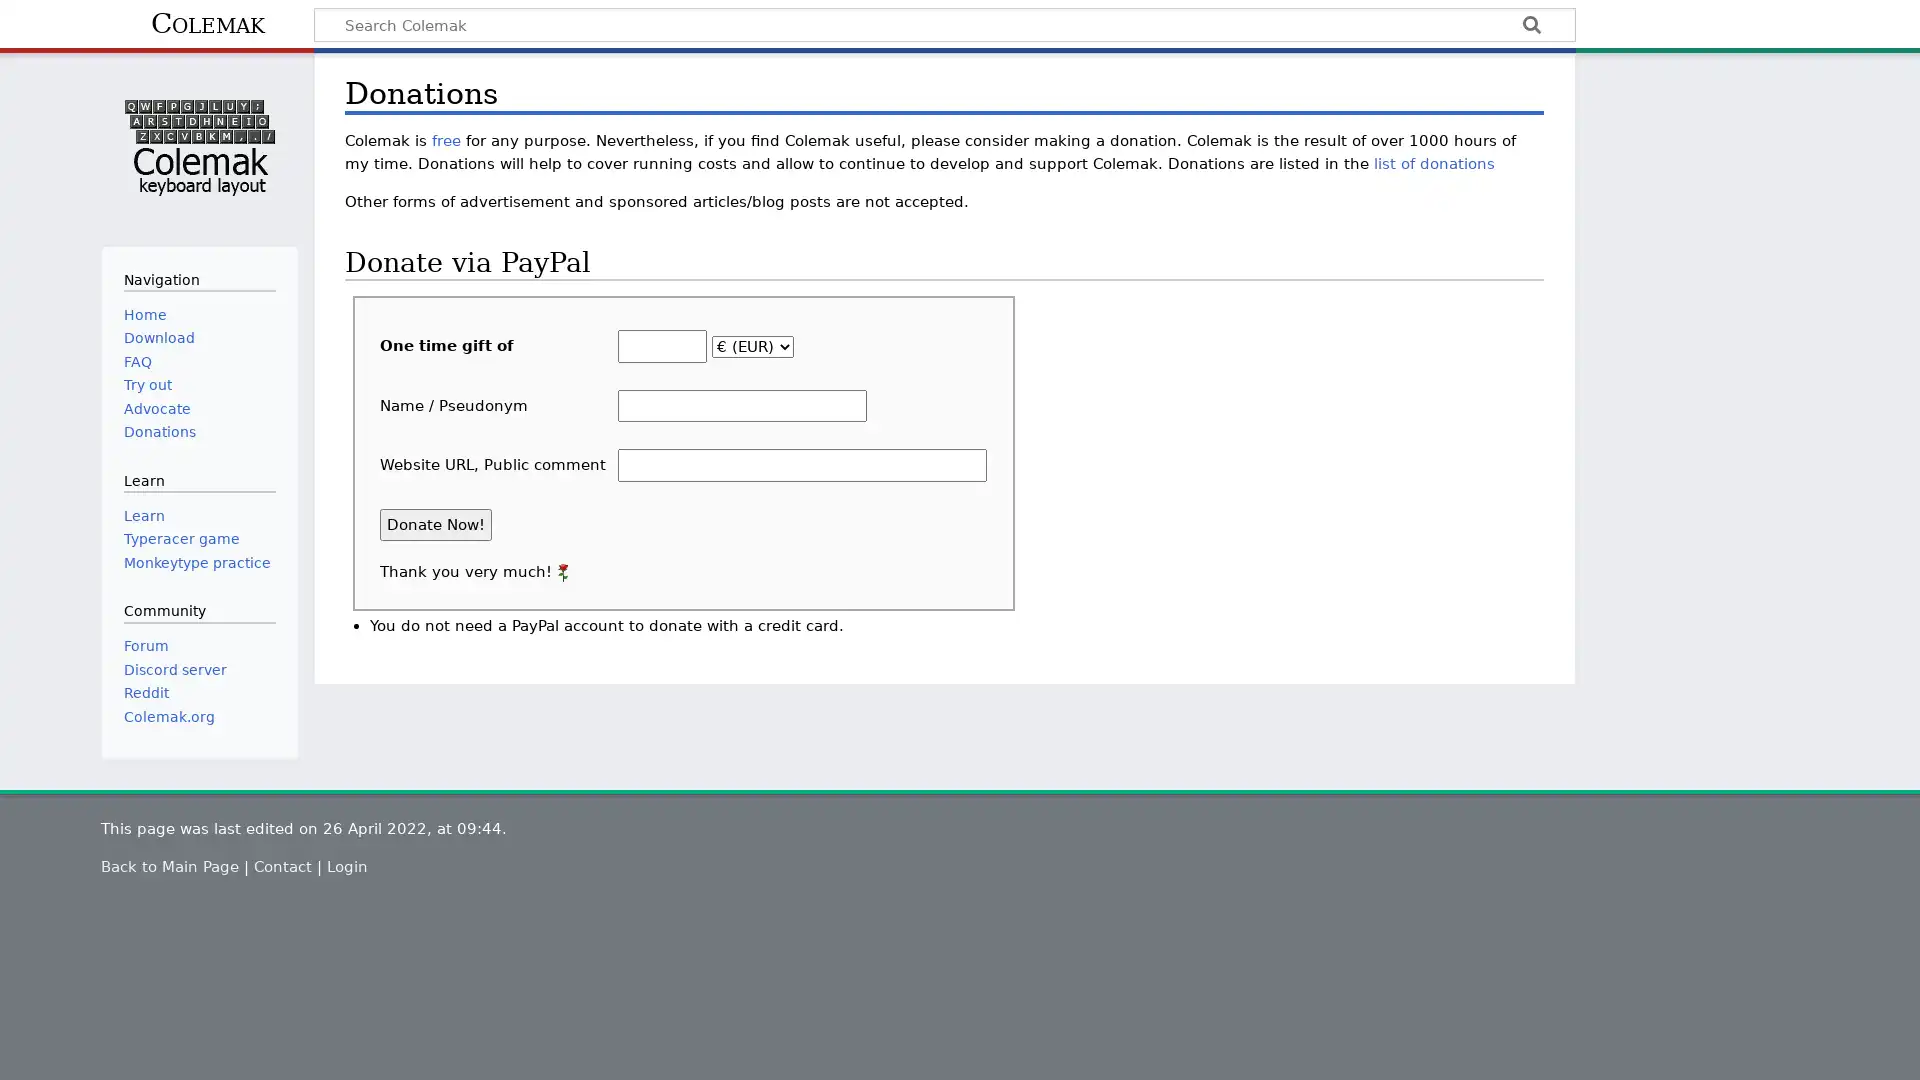 The height and width of the screenshot is (1080, 1920). What do you see at coordinates (435, 523) in the screenshot?
I see `Donate Now!` at bounding box center [435, 523].